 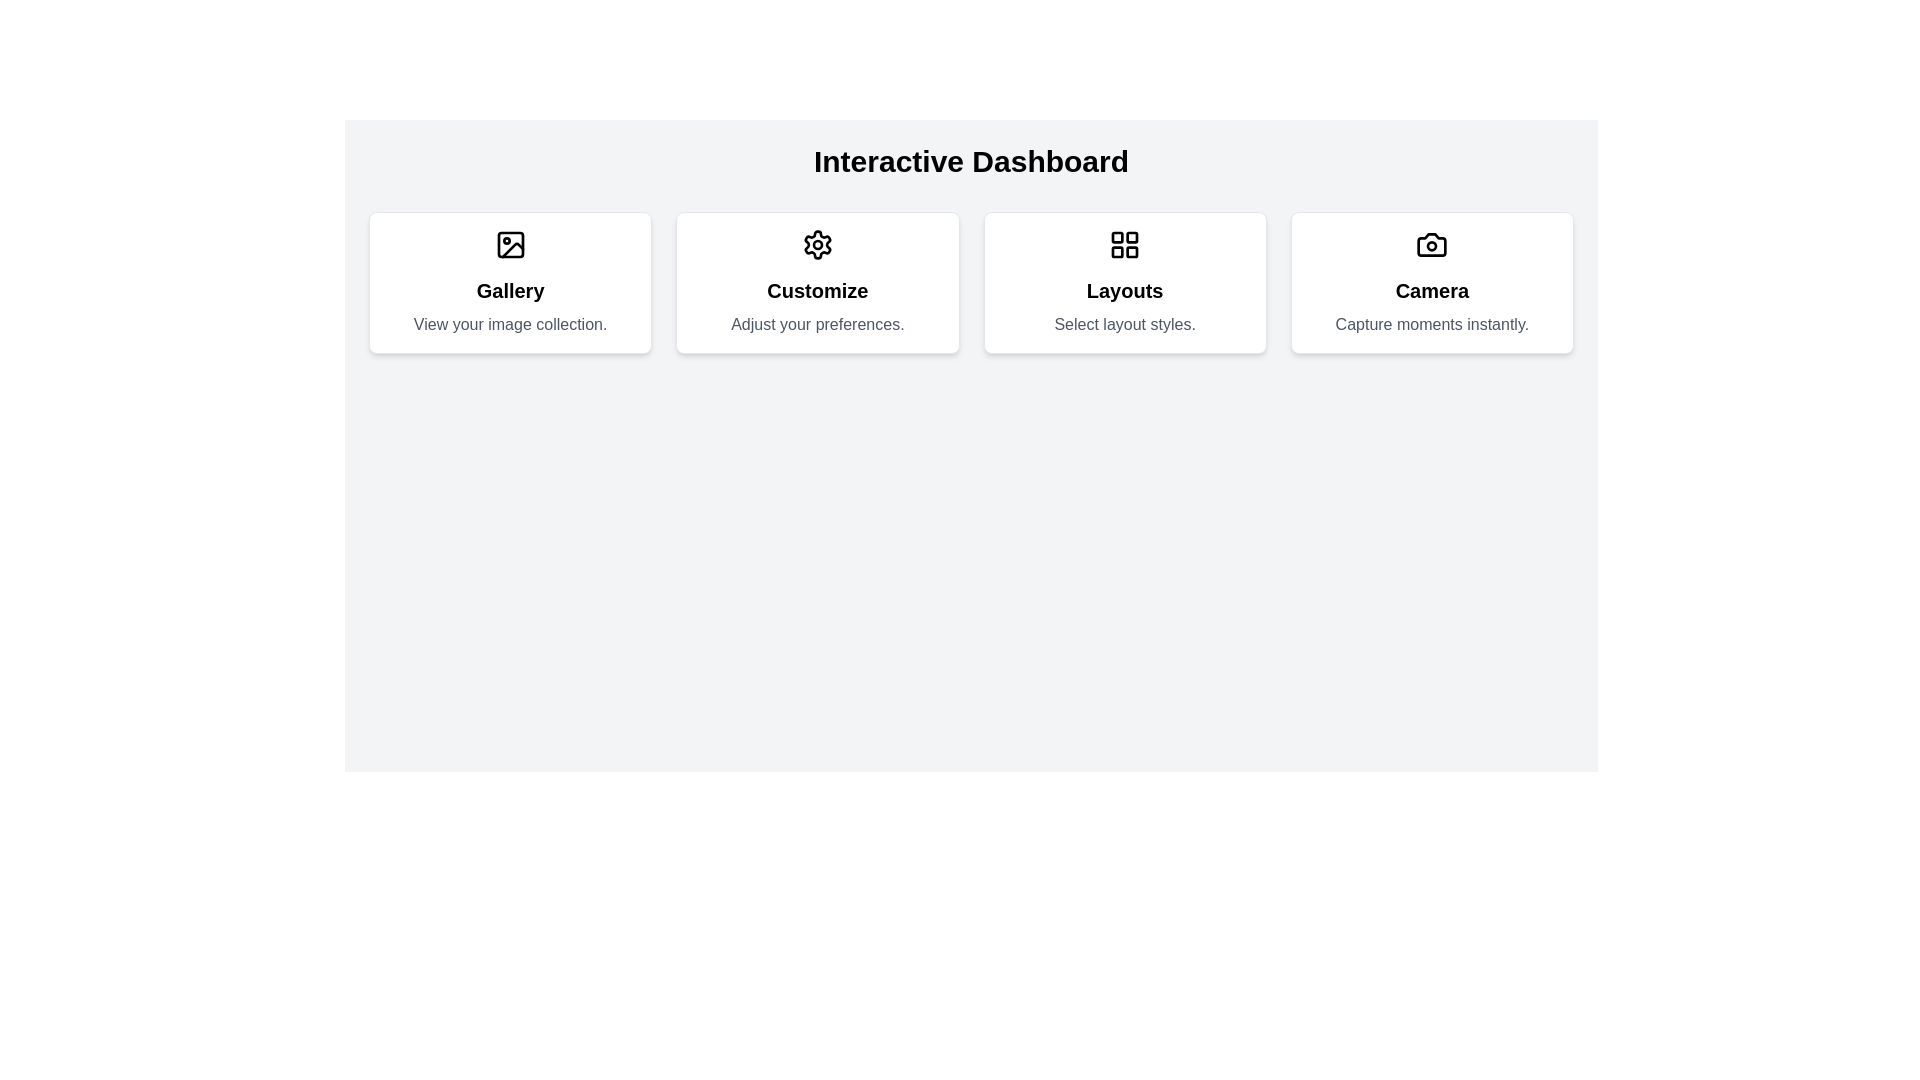 What do you see at coordinates (1431, 244) in the screenshot?
I see `the body of the camera icon located within the 'Camera' feature card at the bottom-right of the grid` at bounding box center [1431, 244].